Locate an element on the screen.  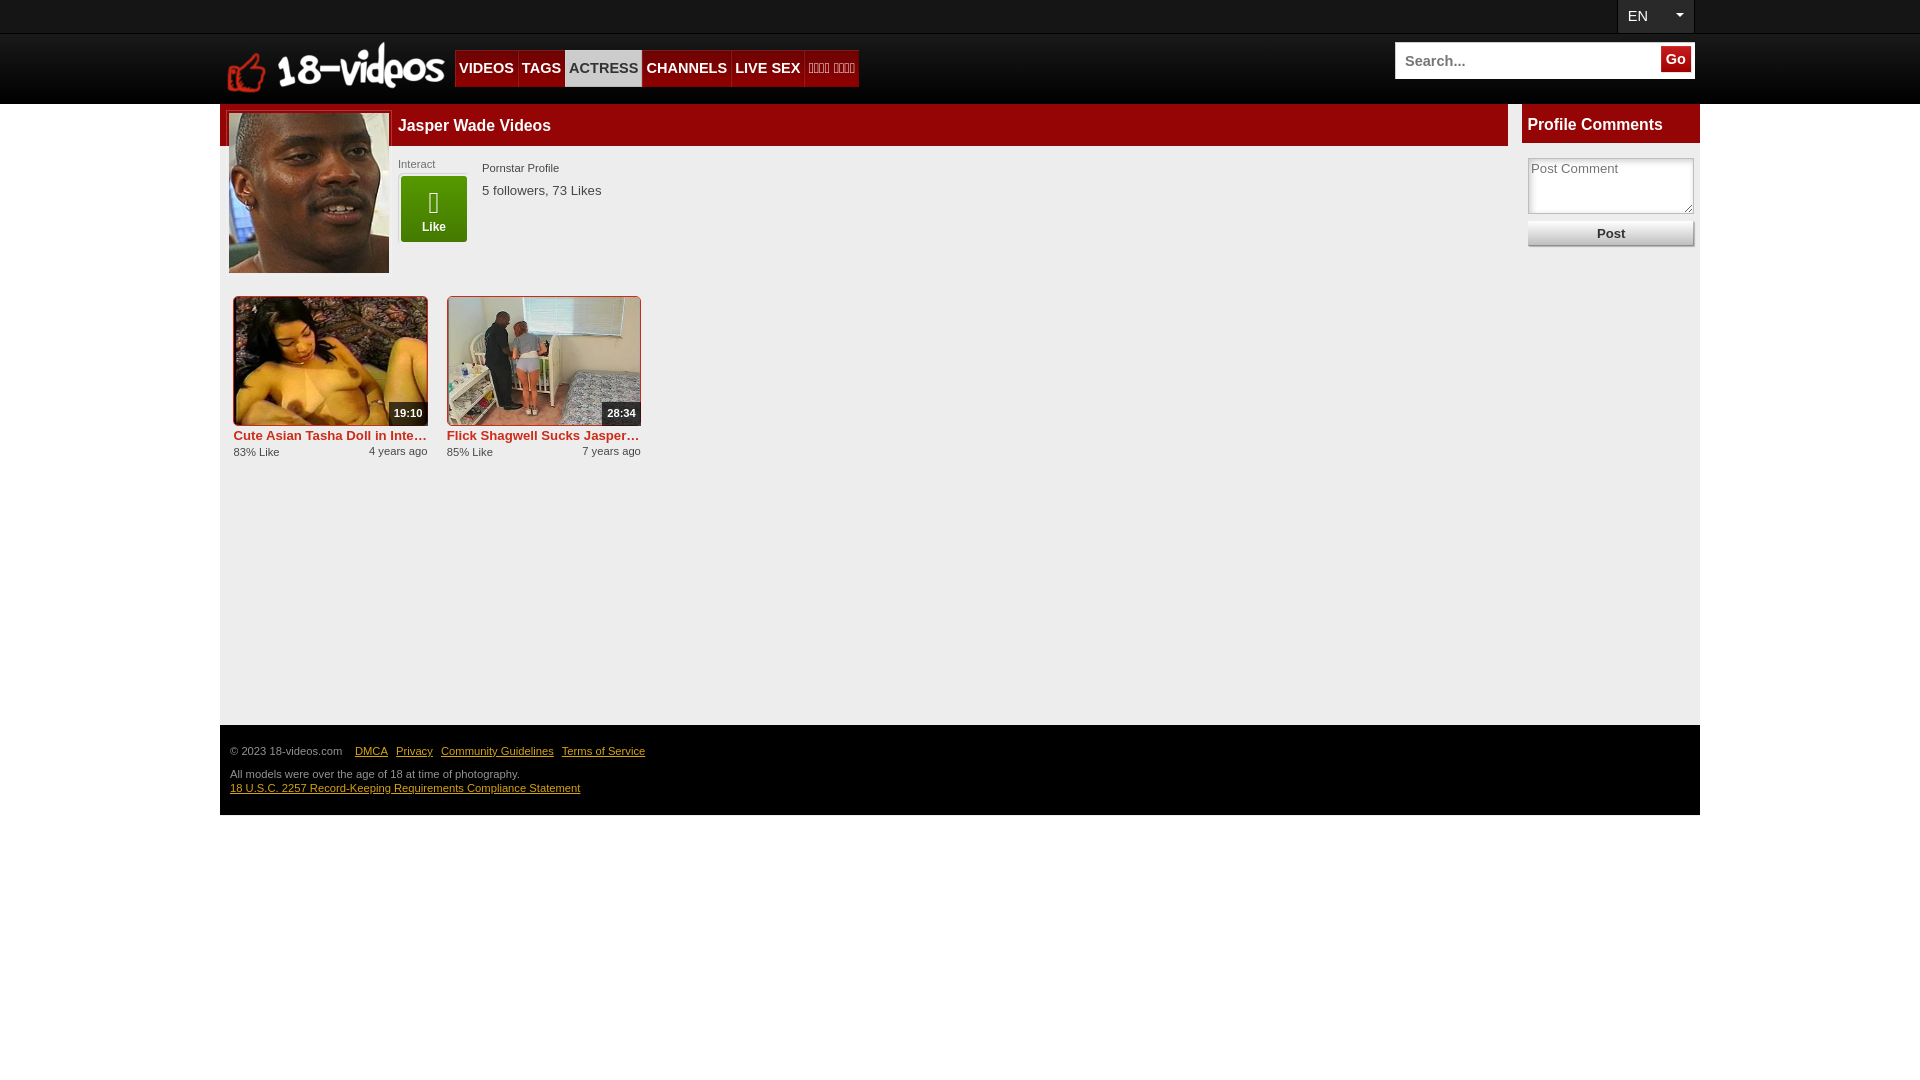
'CHANNELS' is located at coordinates (686, 67).